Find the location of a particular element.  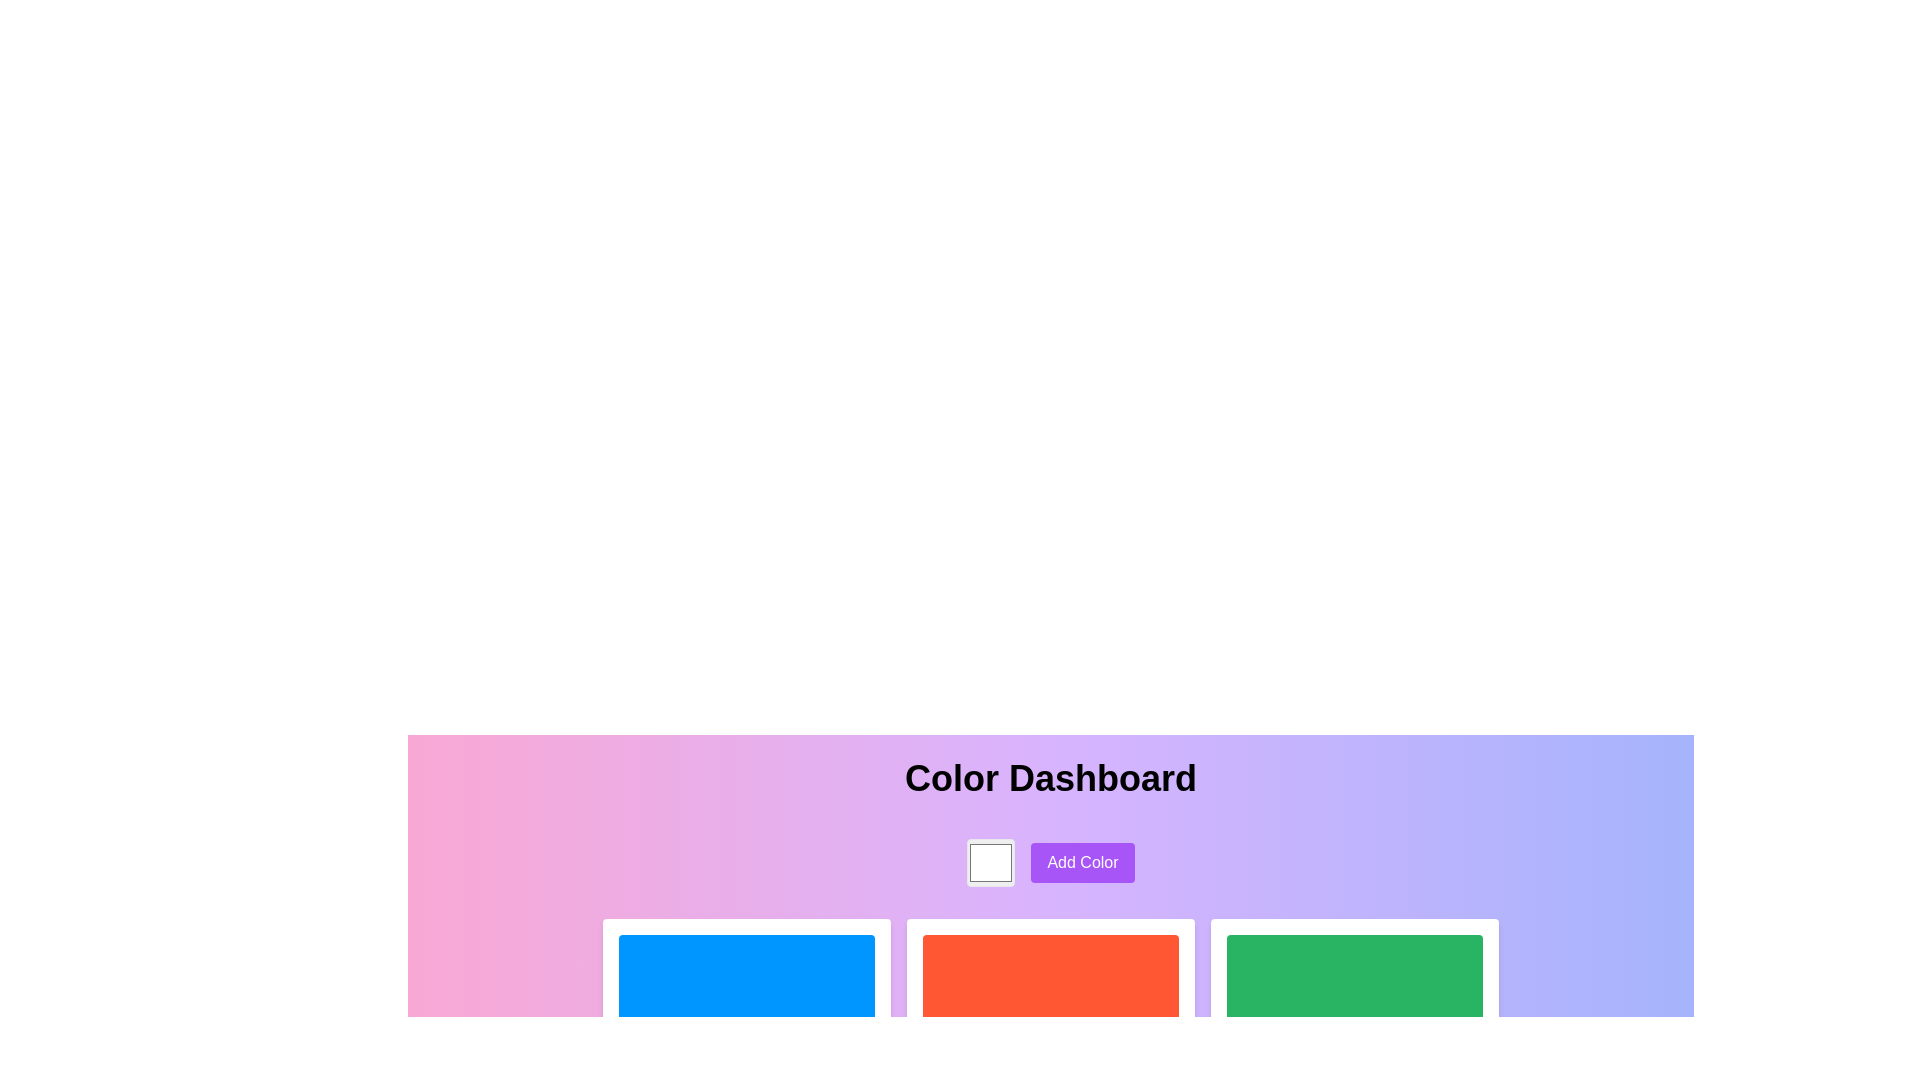

the button located to the right of the square color picker, which adds a new colored item or panel to the interface is located at coordinates (1050, 862).